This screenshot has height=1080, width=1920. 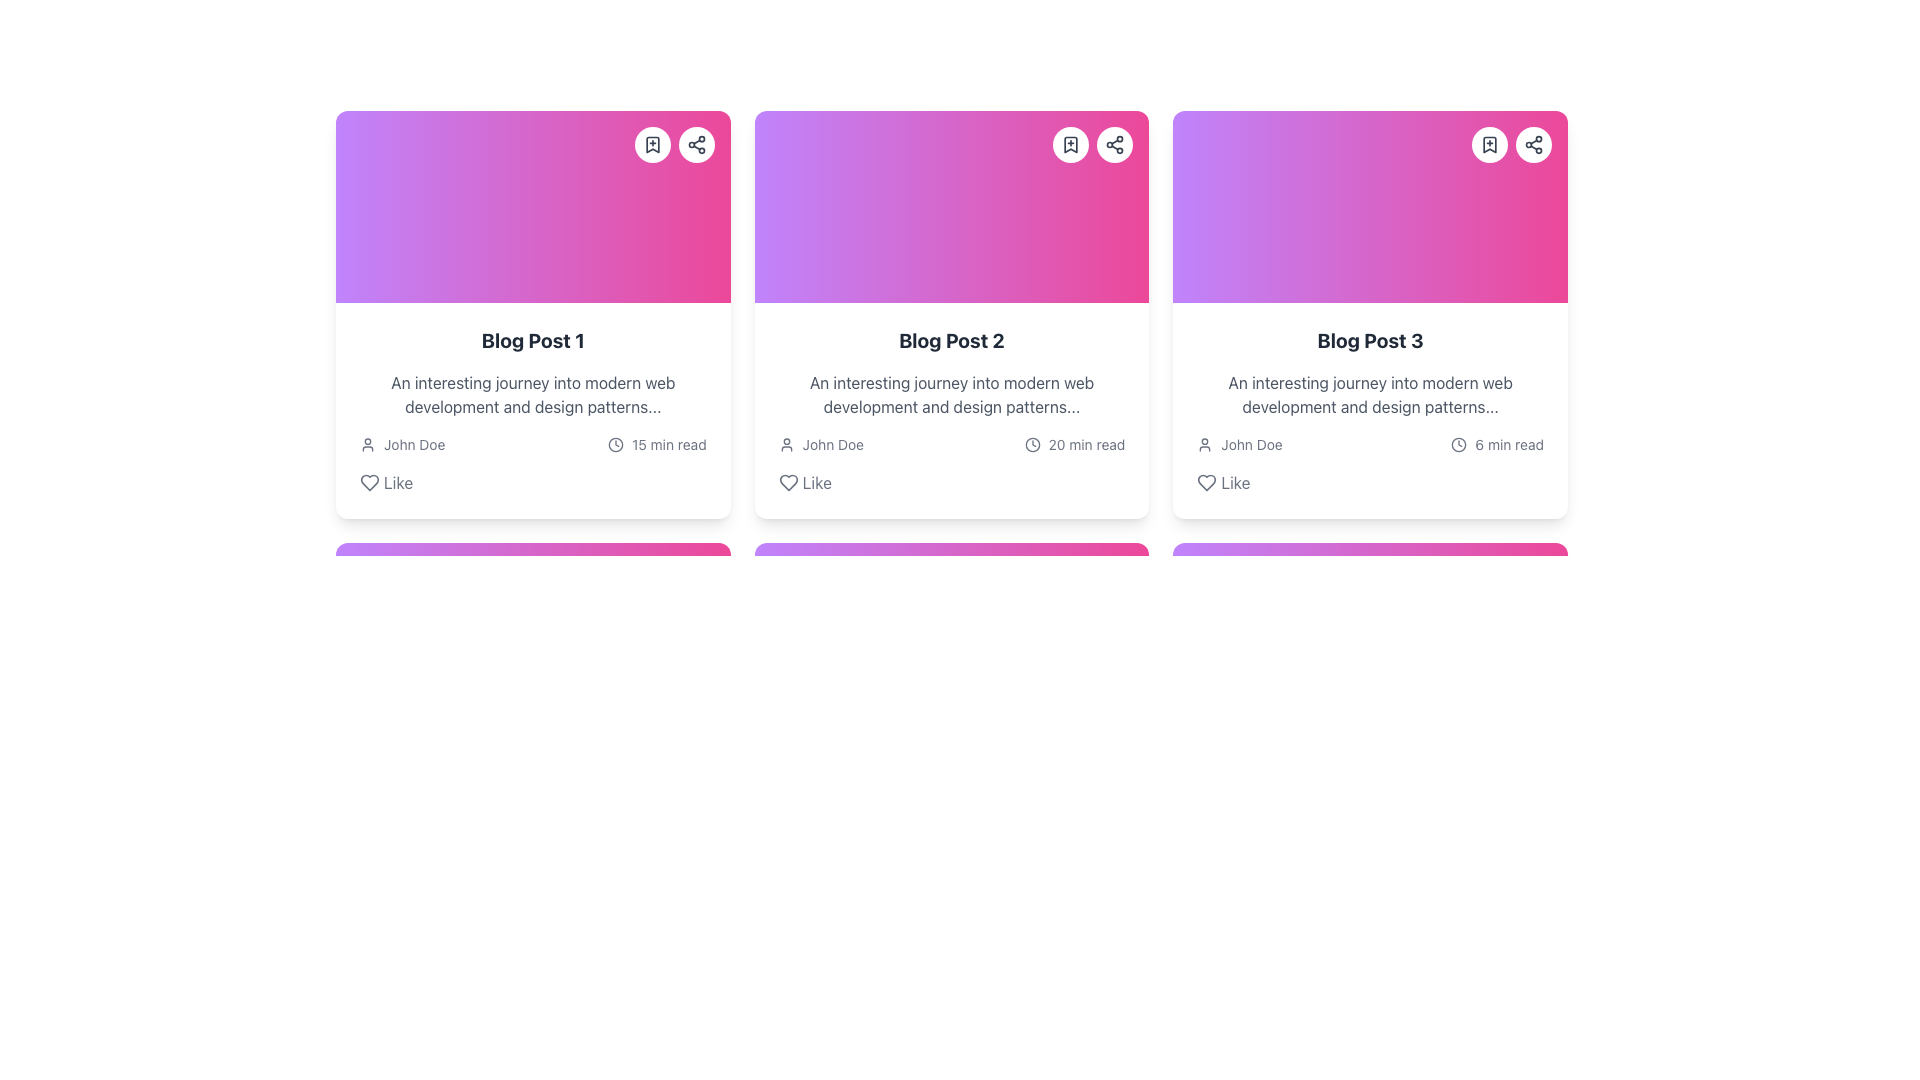 I want to click on the '20 min read' text label, which is styled in a simple font and positioned next to a clock icon, indicating estimated reading time in the 'Blog Post 2' card, so click(x=1085, y=443).